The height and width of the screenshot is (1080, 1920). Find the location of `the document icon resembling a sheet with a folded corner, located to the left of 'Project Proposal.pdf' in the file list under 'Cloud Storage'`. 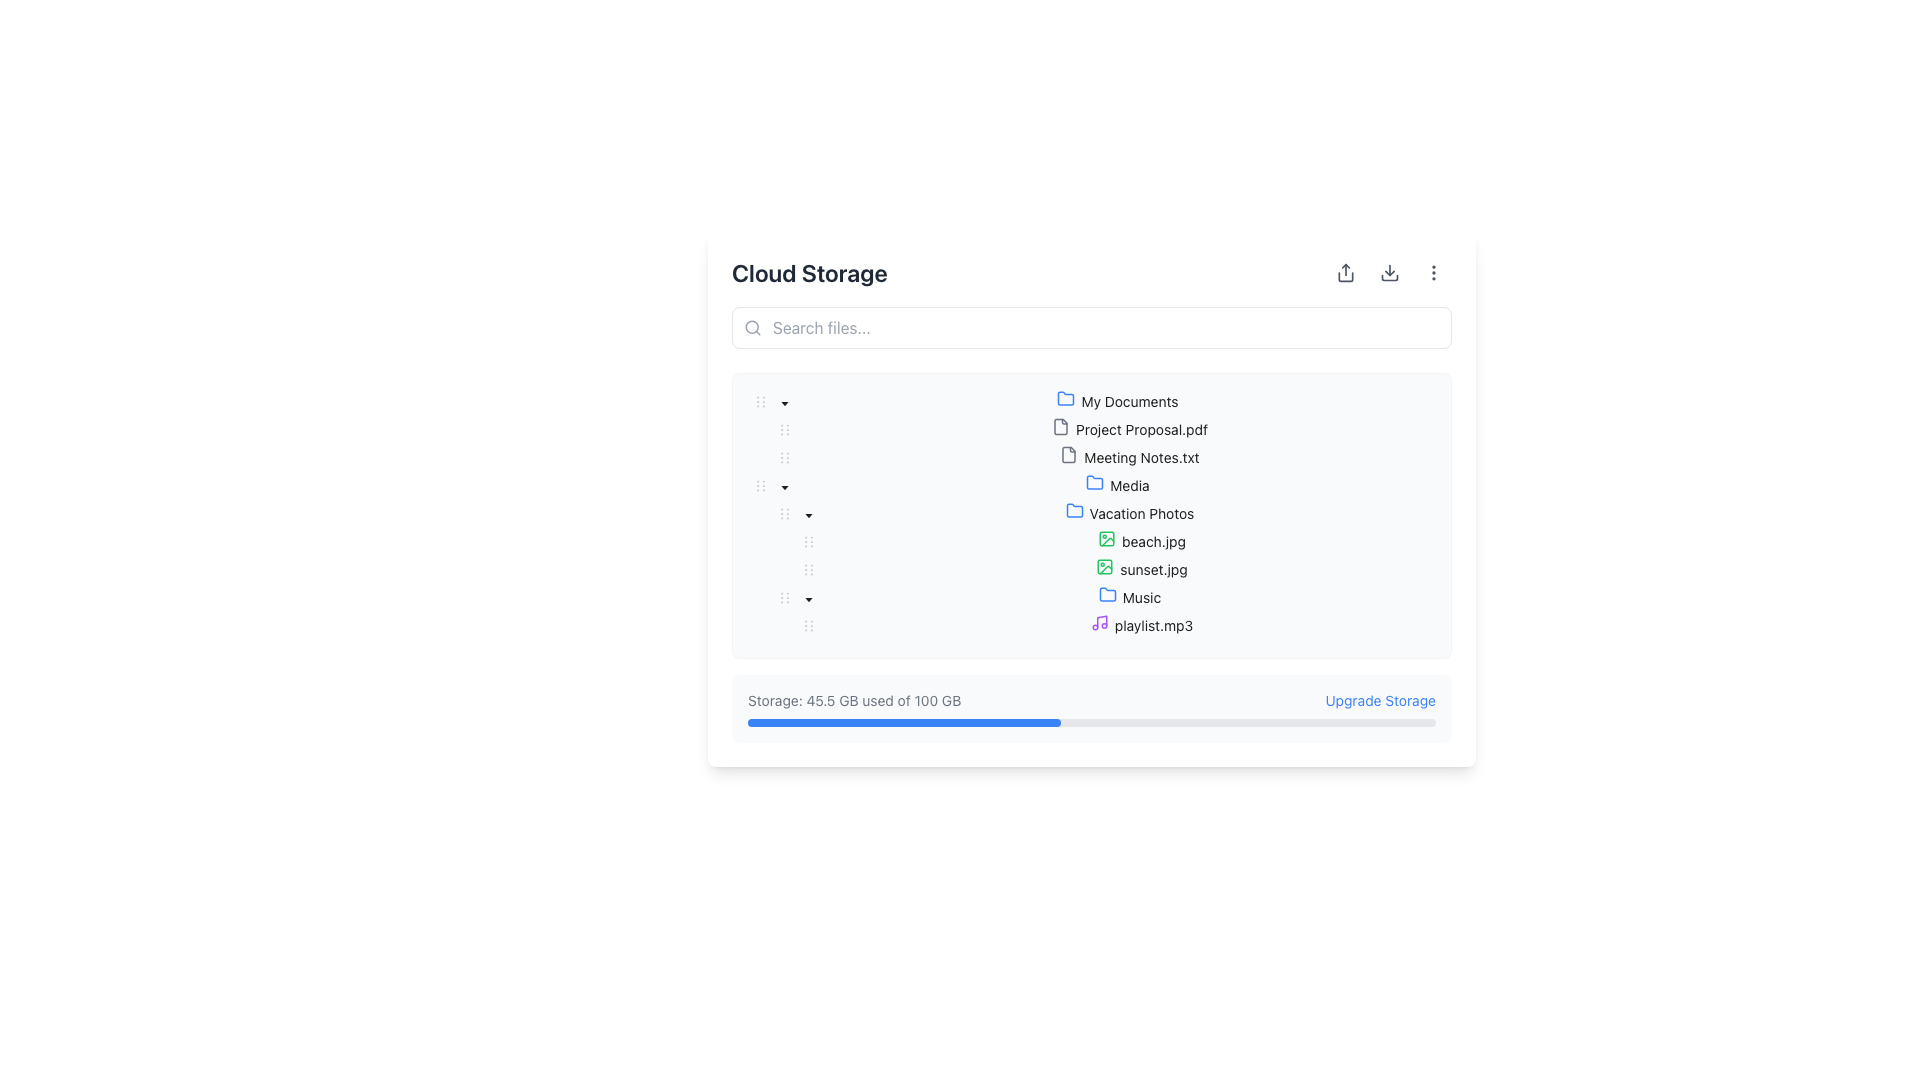

the document icon resembling a sheet with a folded corner, located to the left of 'Project Proposal.pdf' in the file list under 'Cloud Storage' is located at coordinates (1060, 426).